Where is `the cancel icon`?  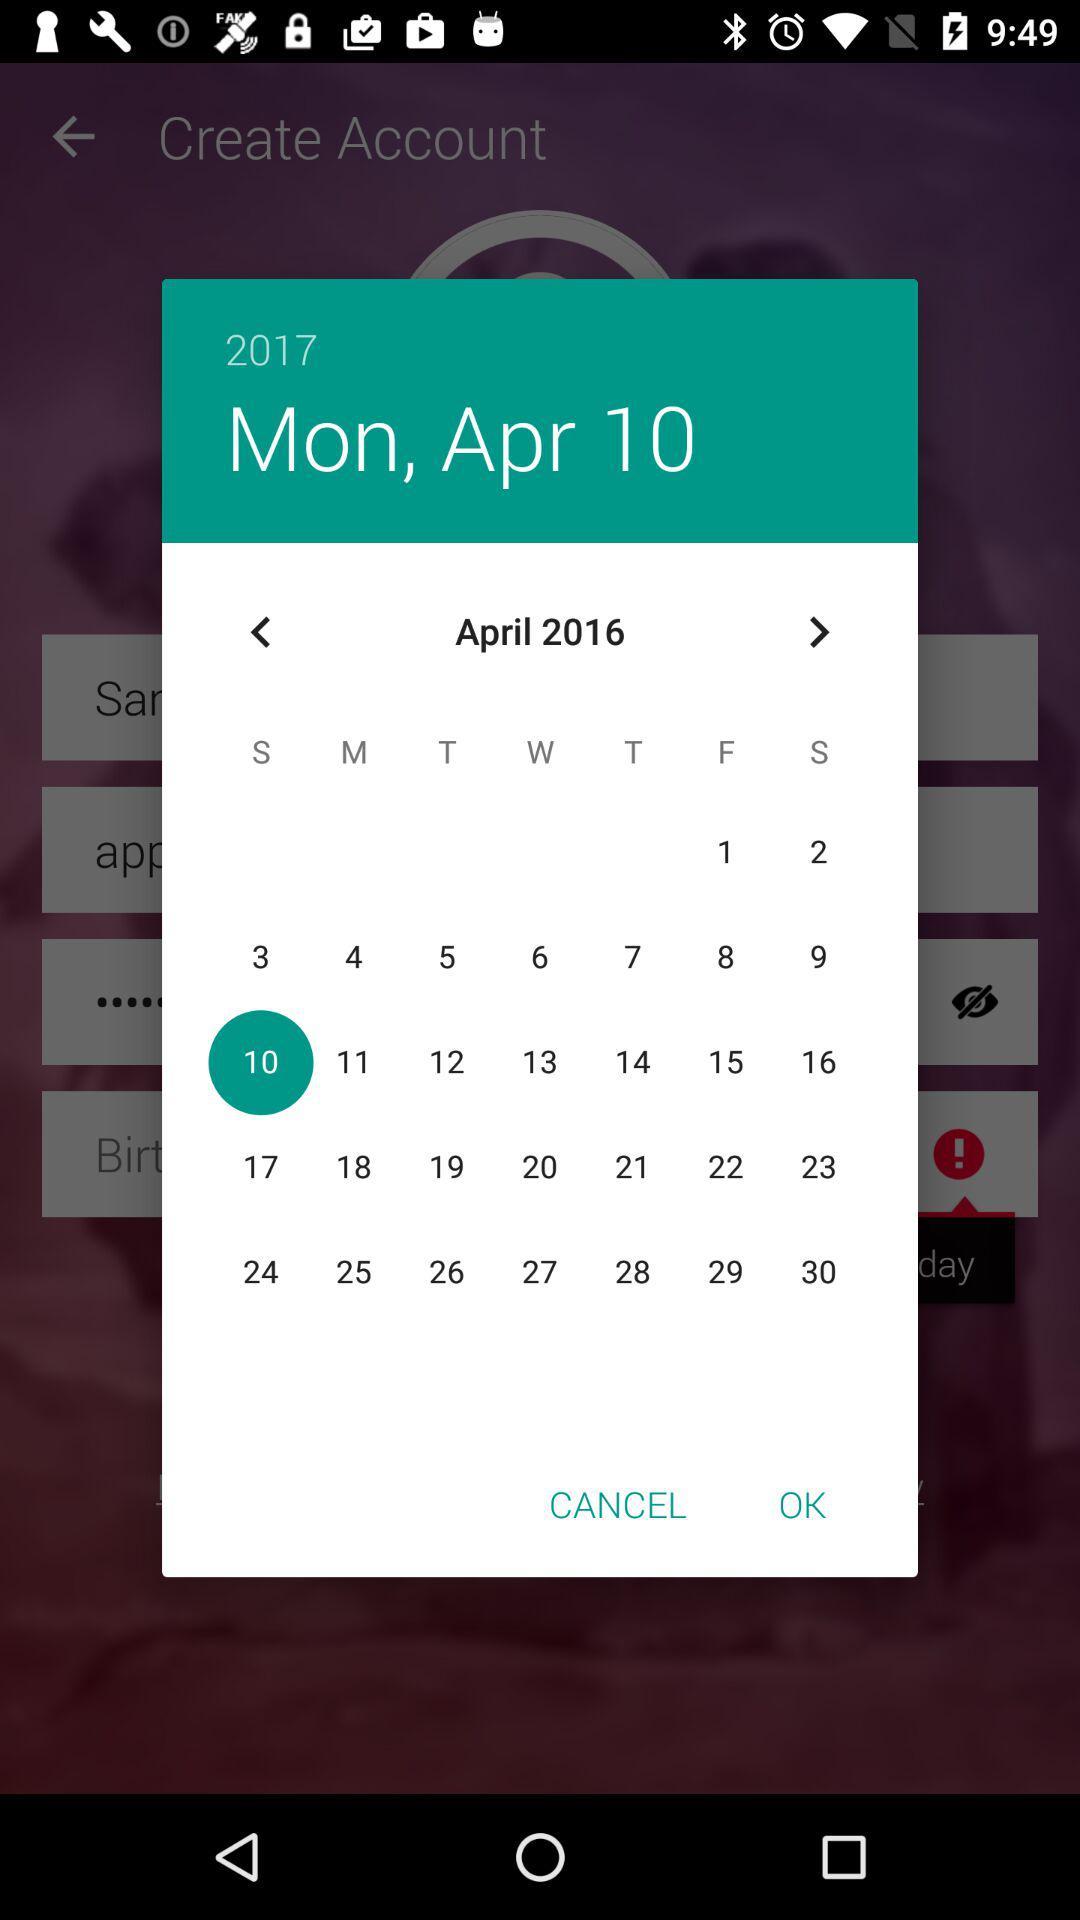 the cancel icon is located at coordinates (616, 1503).